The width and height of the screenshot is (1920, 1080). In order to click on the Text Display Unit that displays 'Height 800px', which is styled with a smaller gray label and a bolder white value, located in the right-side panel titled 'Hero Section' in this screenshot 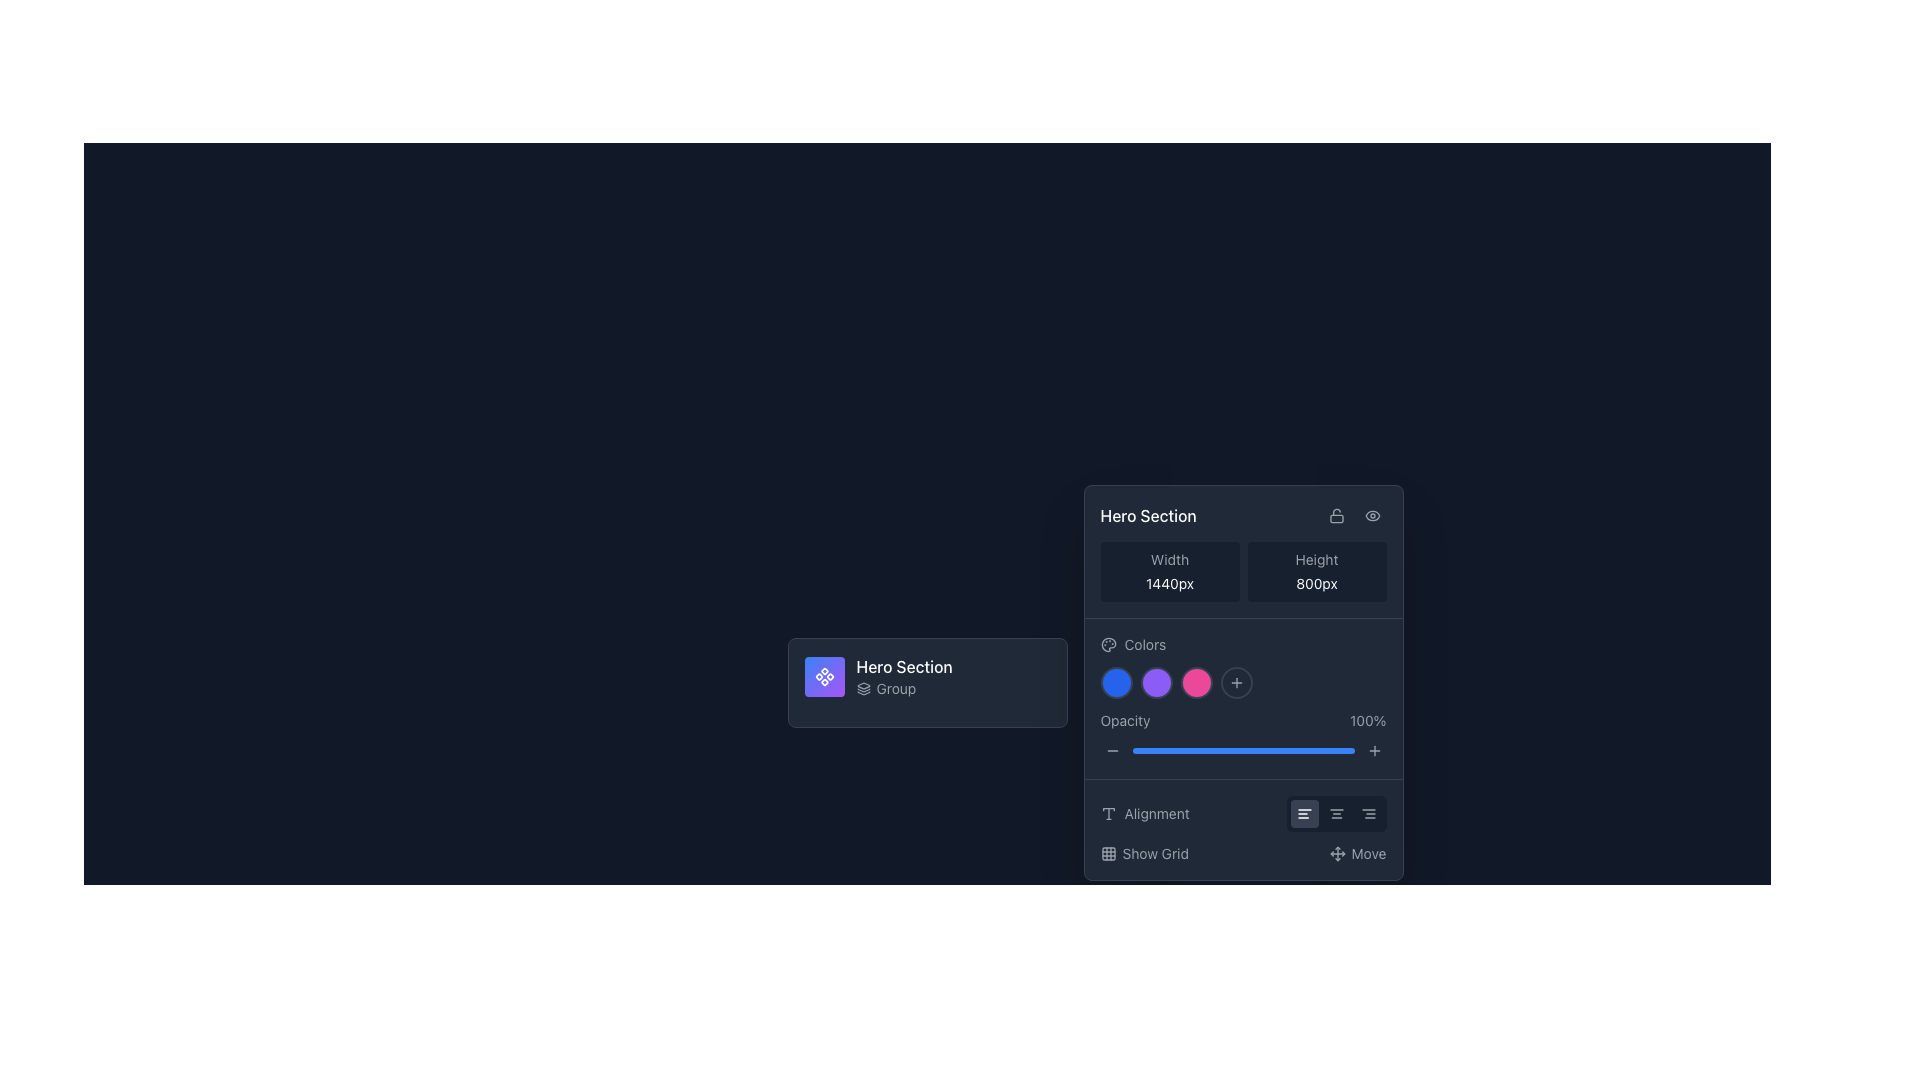, I will do `click(1316, 571)`.